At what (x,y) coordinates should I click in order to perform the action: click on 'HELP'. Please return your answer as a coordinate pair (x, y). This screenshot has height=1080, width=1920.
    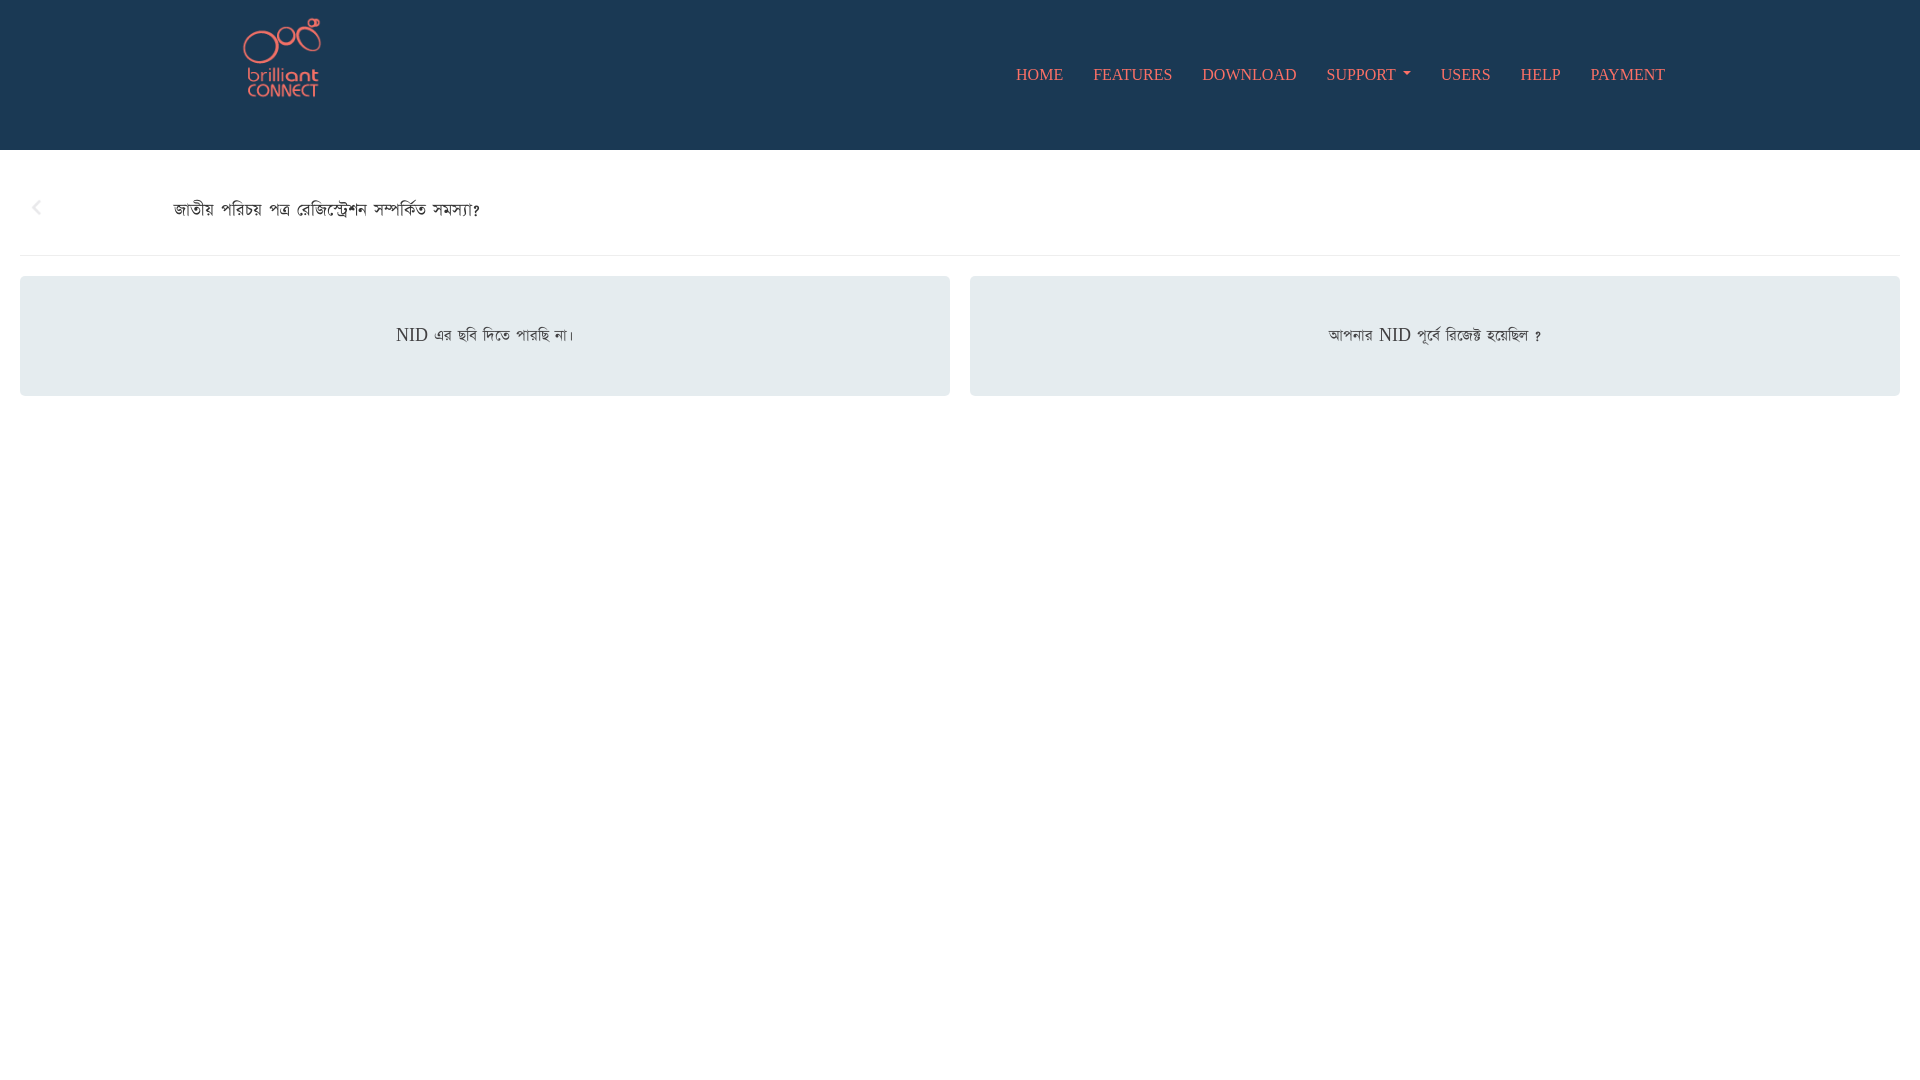
    Looking at the image, I should click on (1539, 73).